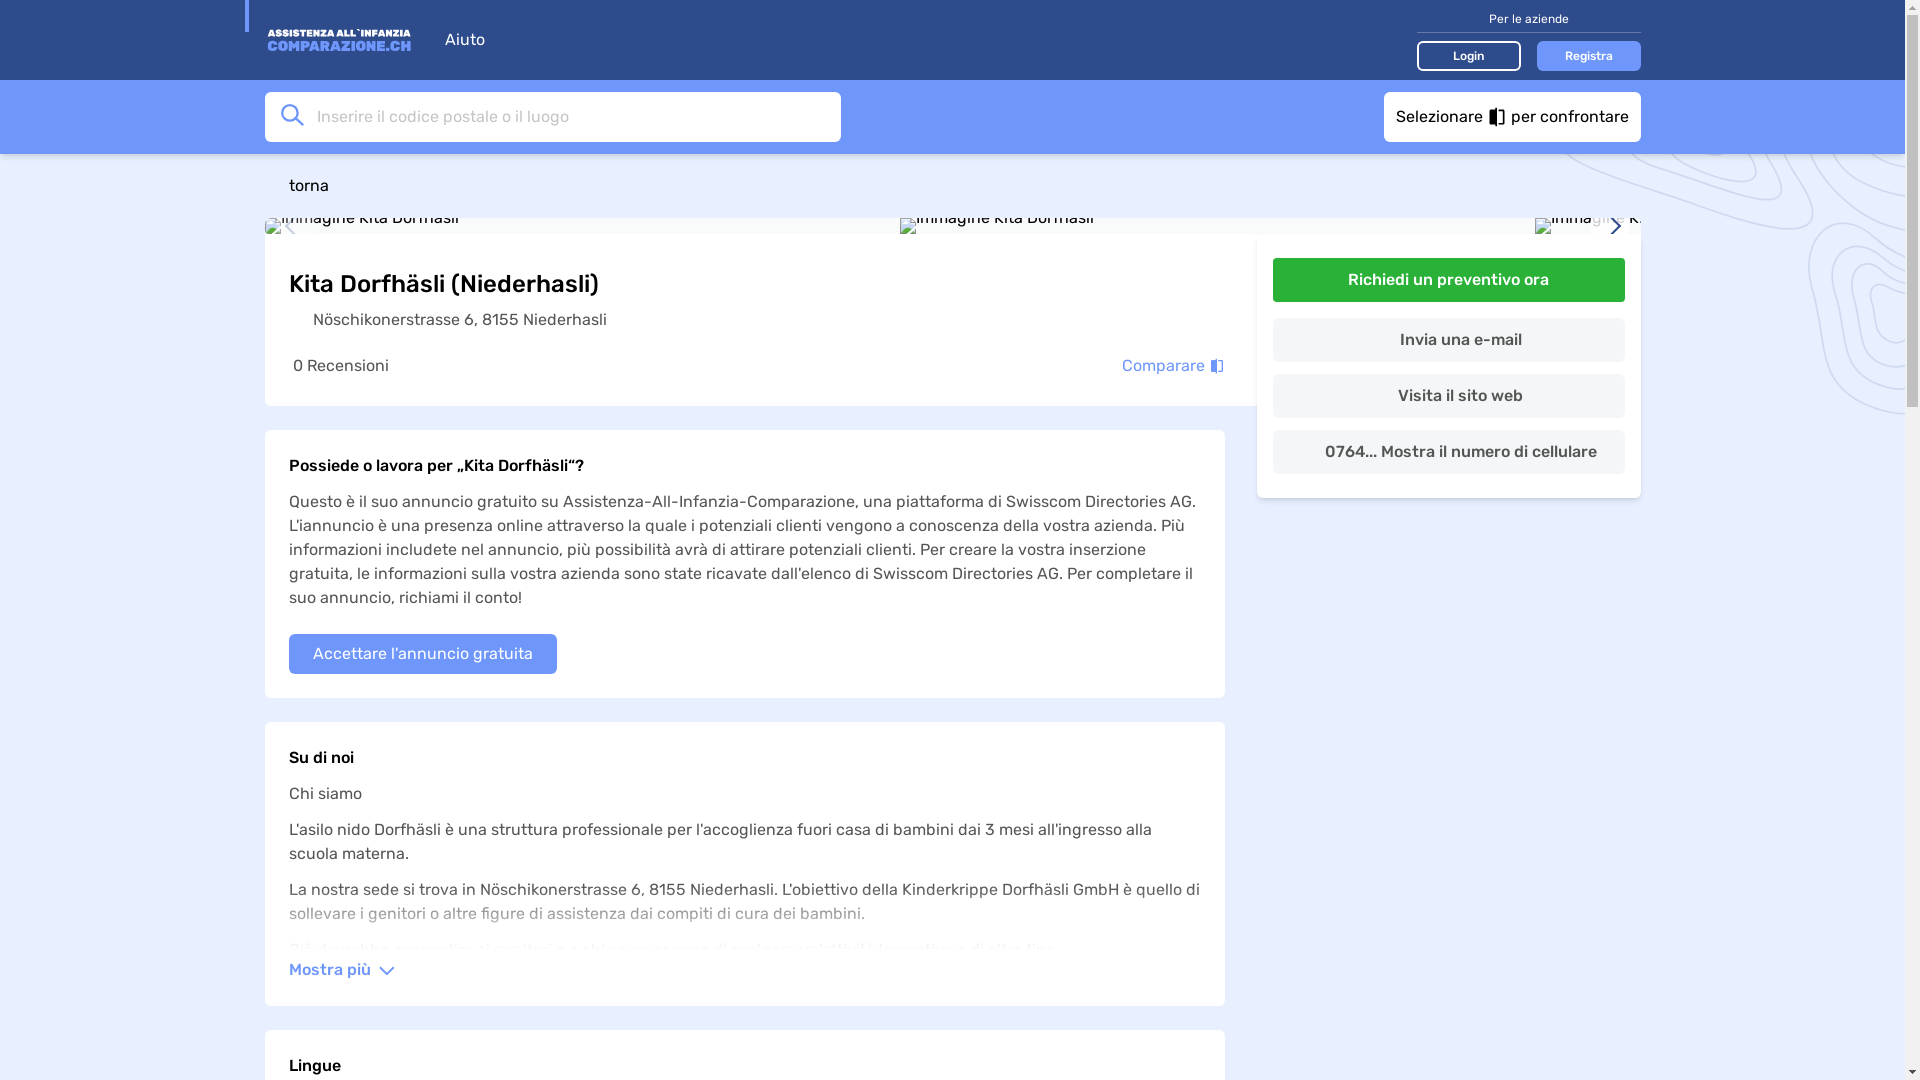 This screenshot has width=1920, height=1080. What do you see at coordinates (1468, 53) in the screenshot?
I see `'Login'` at bounding box center [1468, 53].